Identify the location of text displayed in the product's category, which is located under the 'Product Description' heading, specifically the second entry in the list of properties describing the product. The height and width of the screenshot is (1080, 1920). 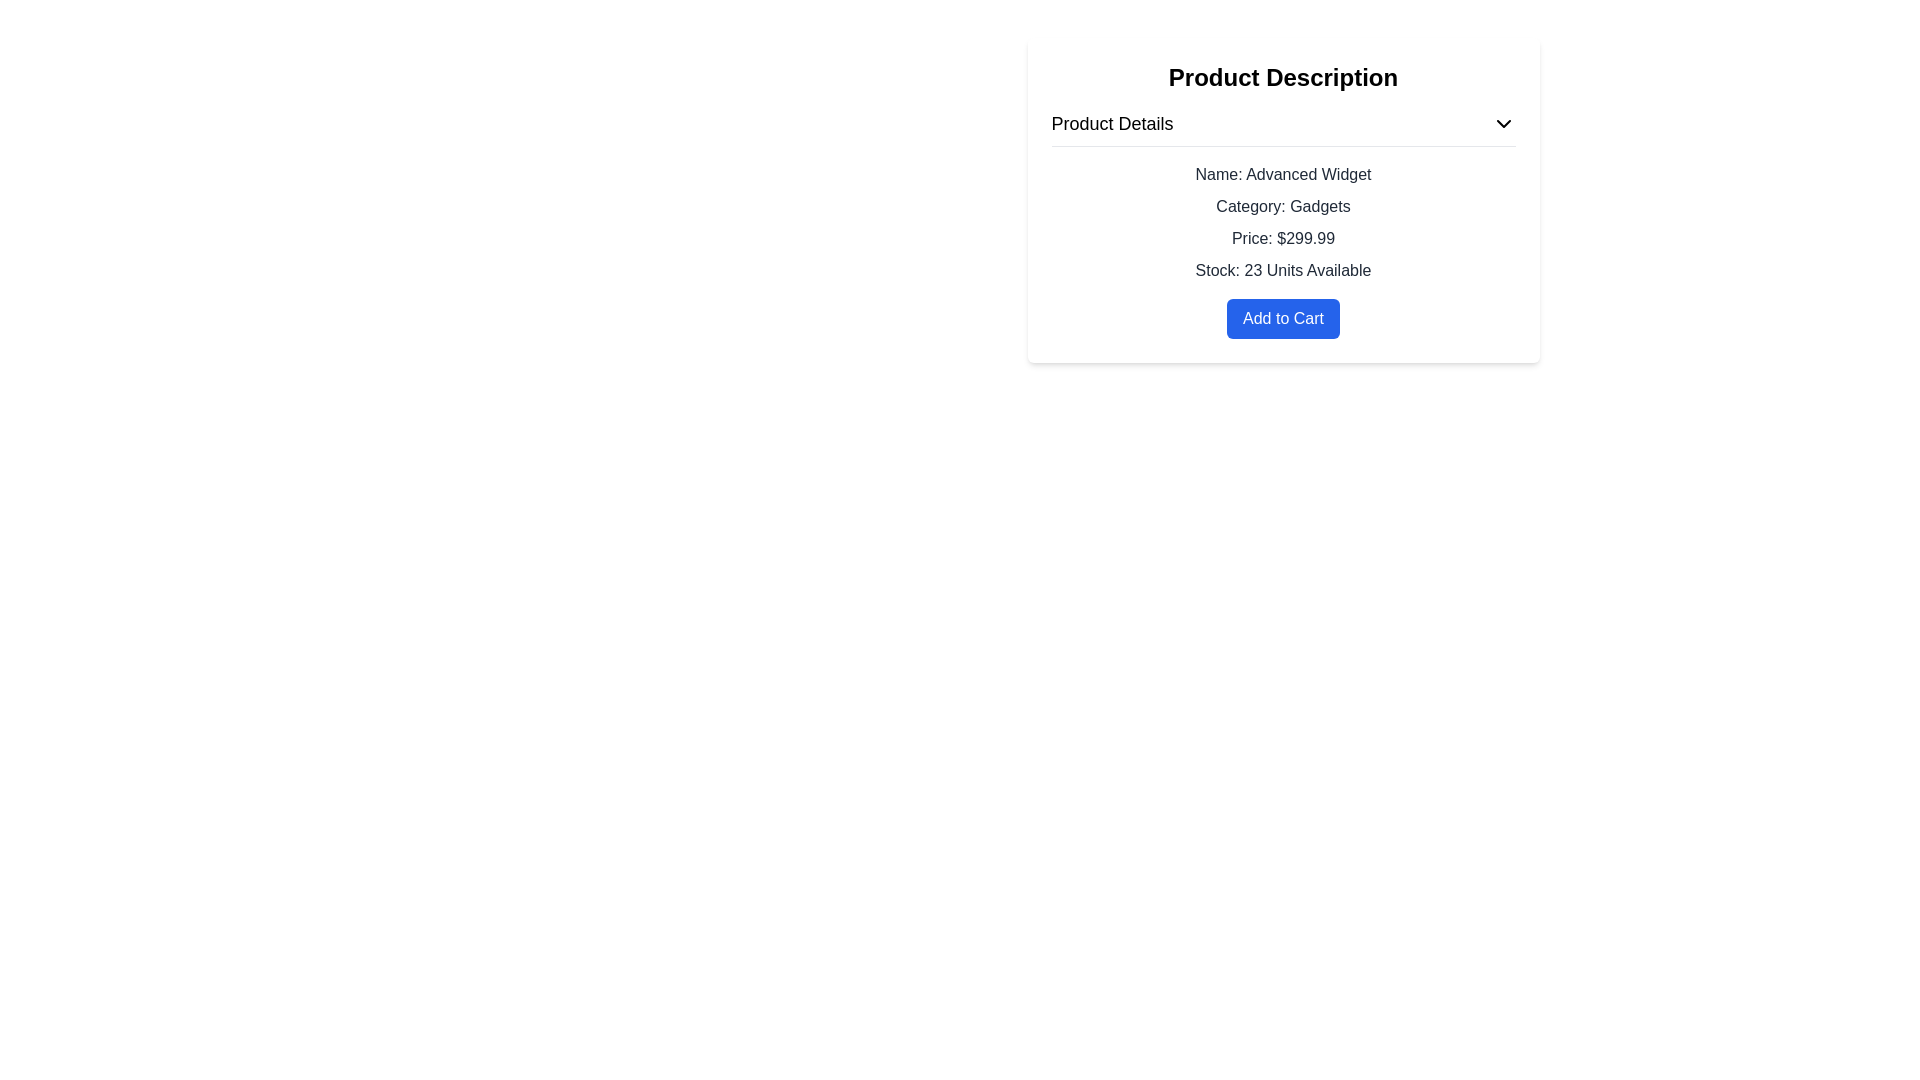
(1283, 207).